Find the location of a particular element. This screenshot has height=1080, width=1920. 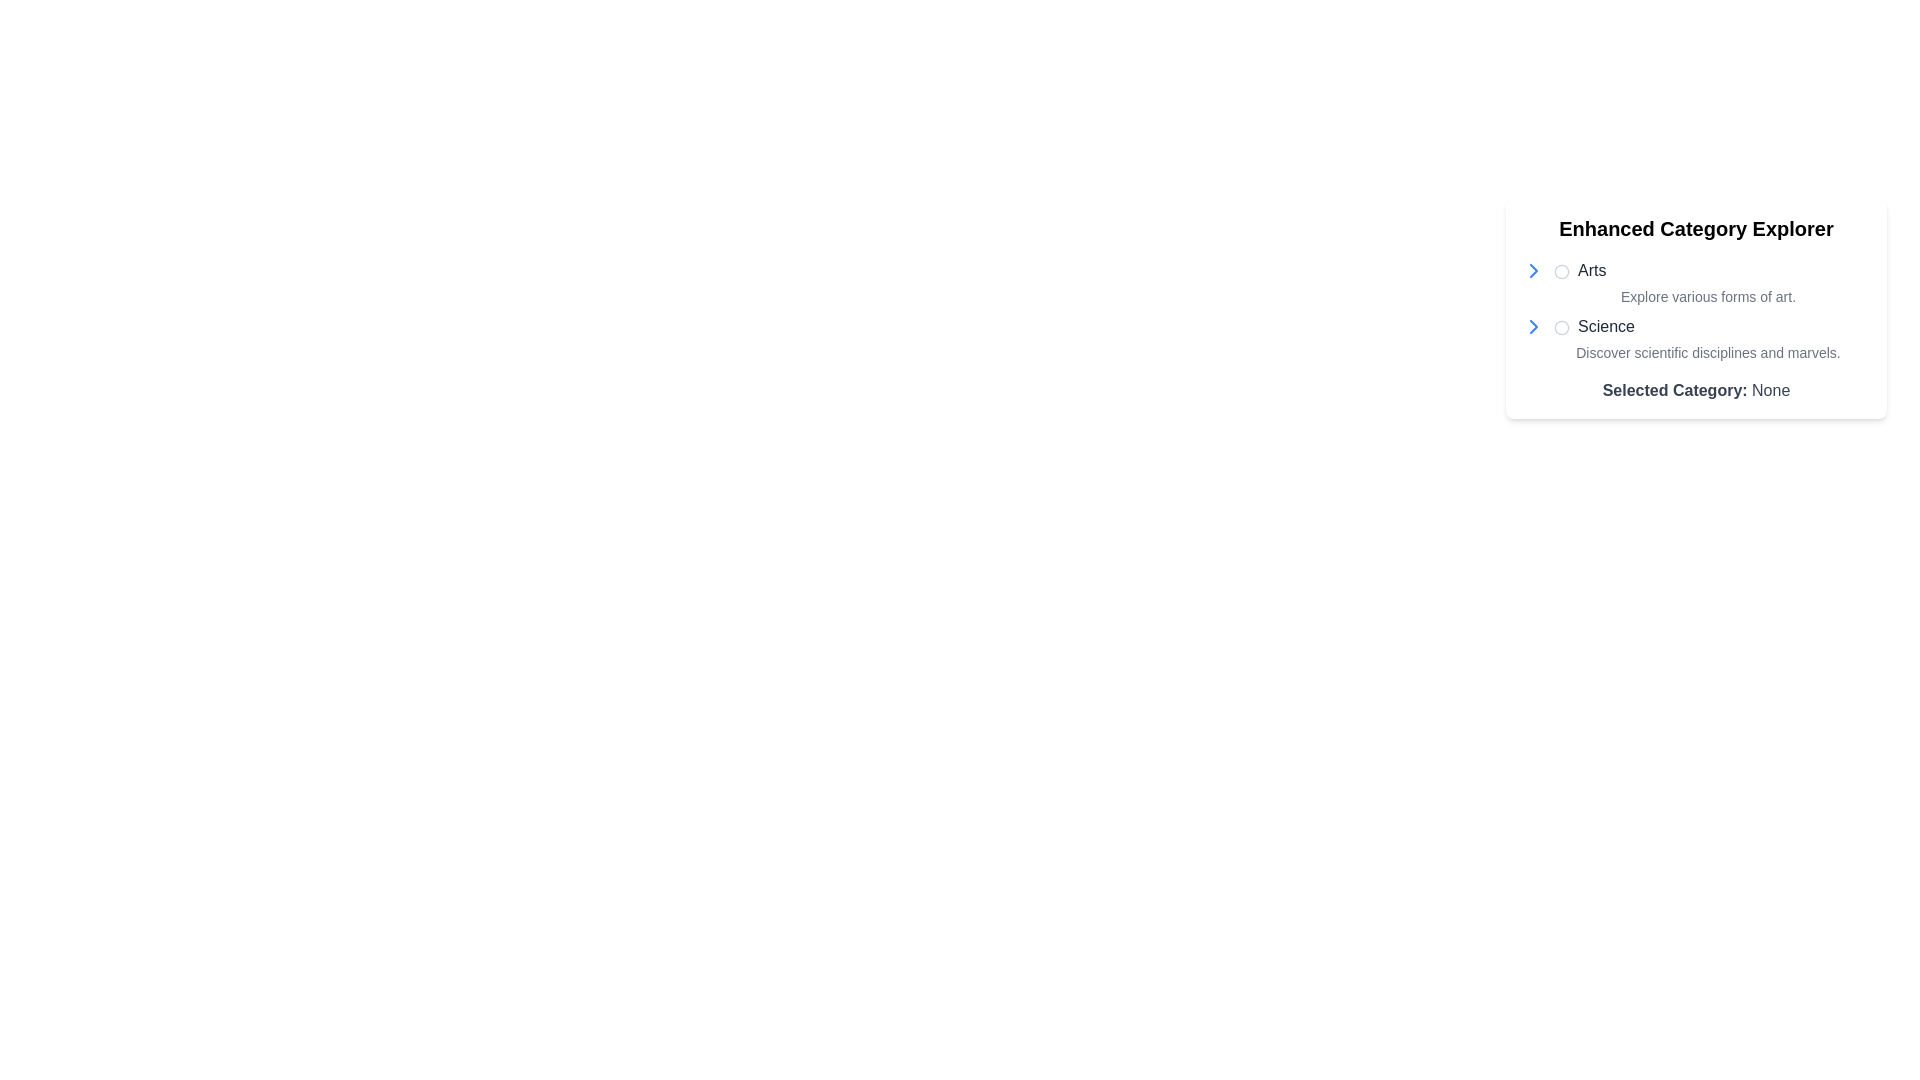

the Circle graphic within the SVG element that represents an unfilled checkbox next to the 'Science' category is located at coordinates (1560, 326).